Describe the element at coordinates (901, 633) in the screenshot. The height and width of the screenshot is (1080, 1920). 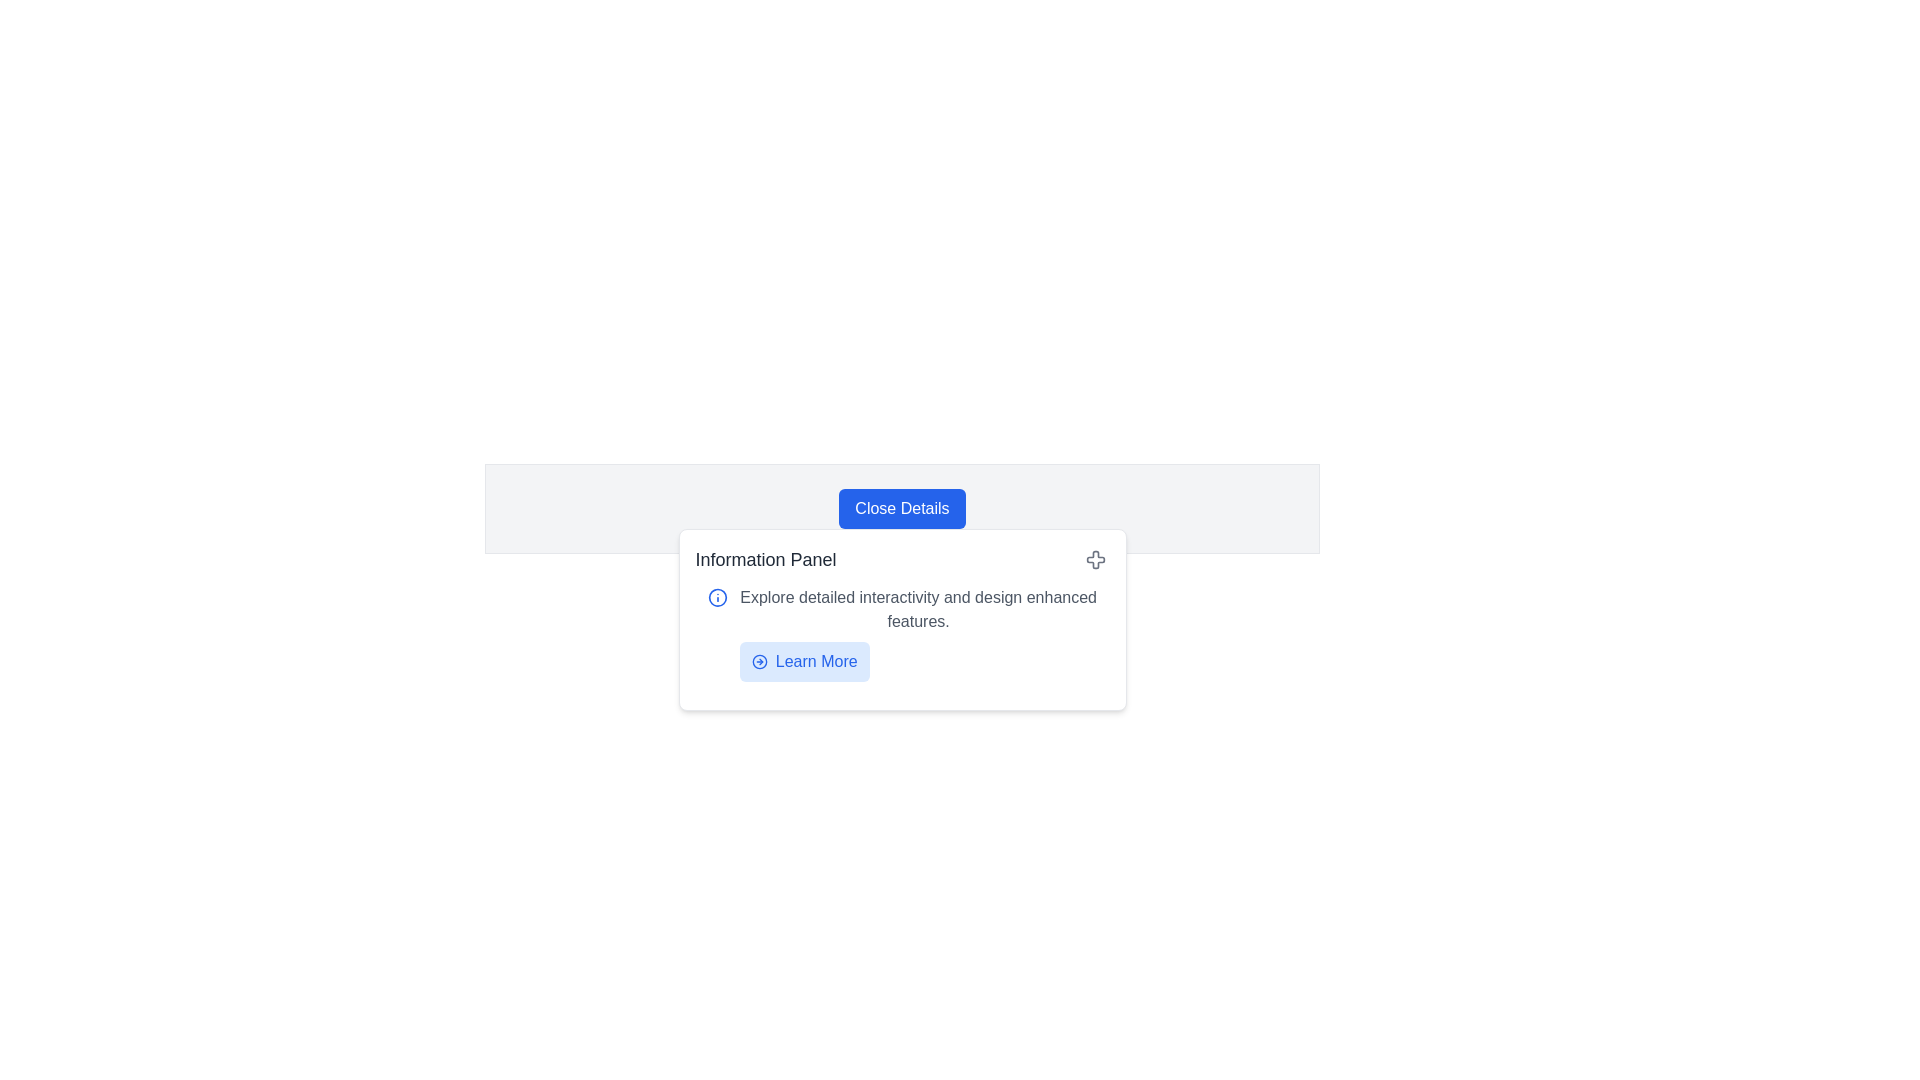
I see `the 'Learn More' button within the informational block that features a blue circular icon and light gray text reading, 'Explore detailed interactivity and design enhanced features.'` at that location.